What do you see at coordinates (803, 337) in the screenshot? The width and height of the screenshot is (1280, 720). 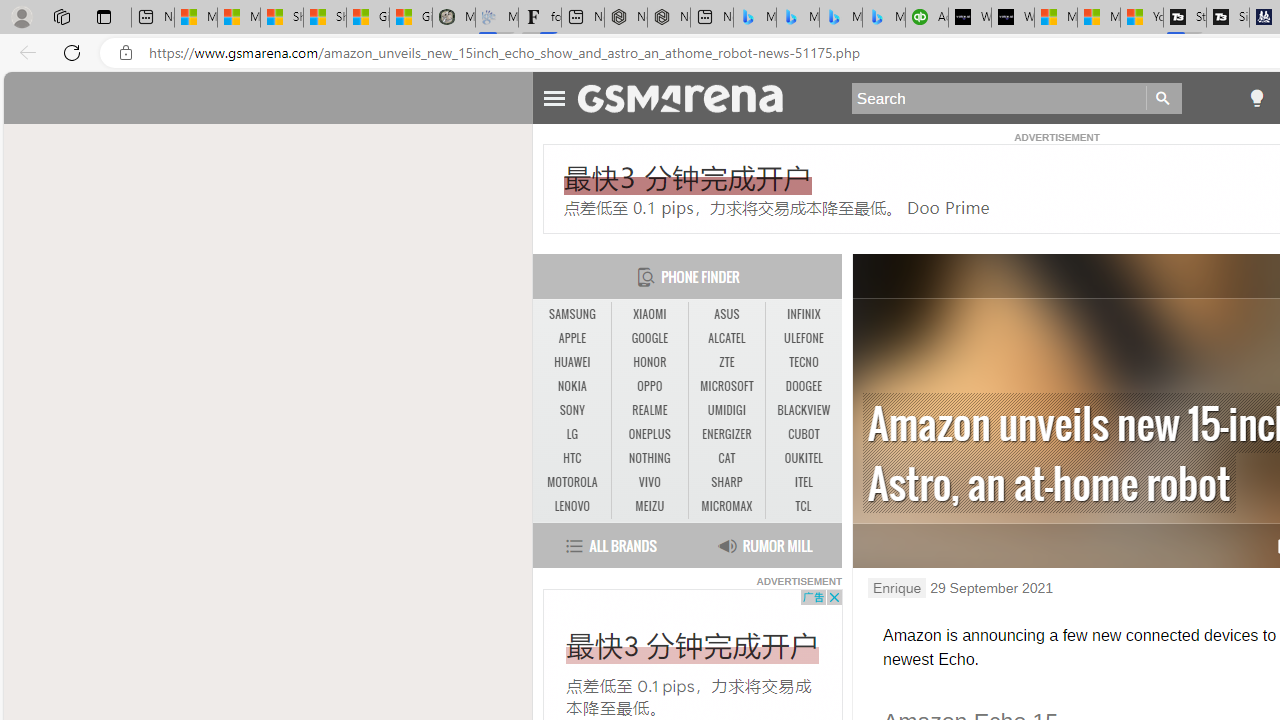 I see `'ULEFONE'` at bounding box center [803, 337].